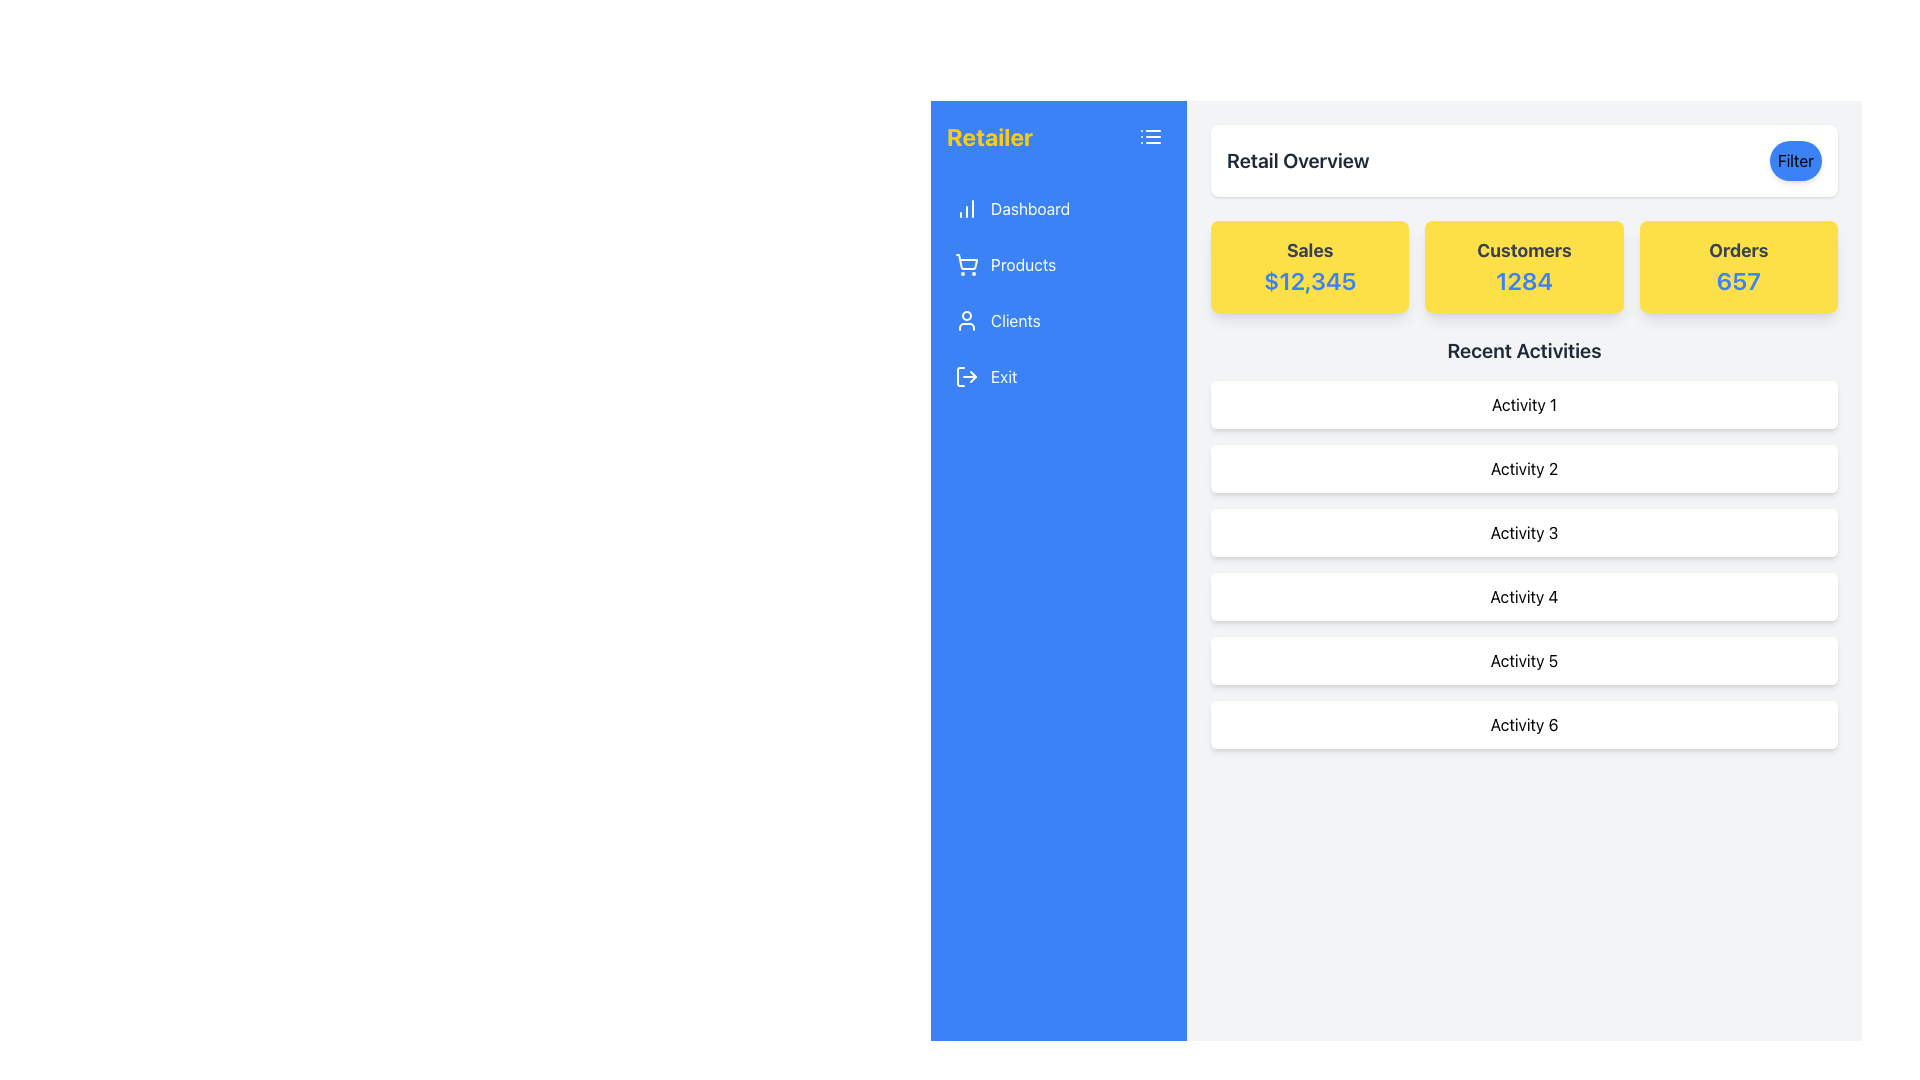  What do you see at coordinates (966, 377) in the screenshot?
I see `the logout icon with a white outline on a blue background, located next to the text label 'Exit' in the left navigation pane` at bounding box center [966, 377].